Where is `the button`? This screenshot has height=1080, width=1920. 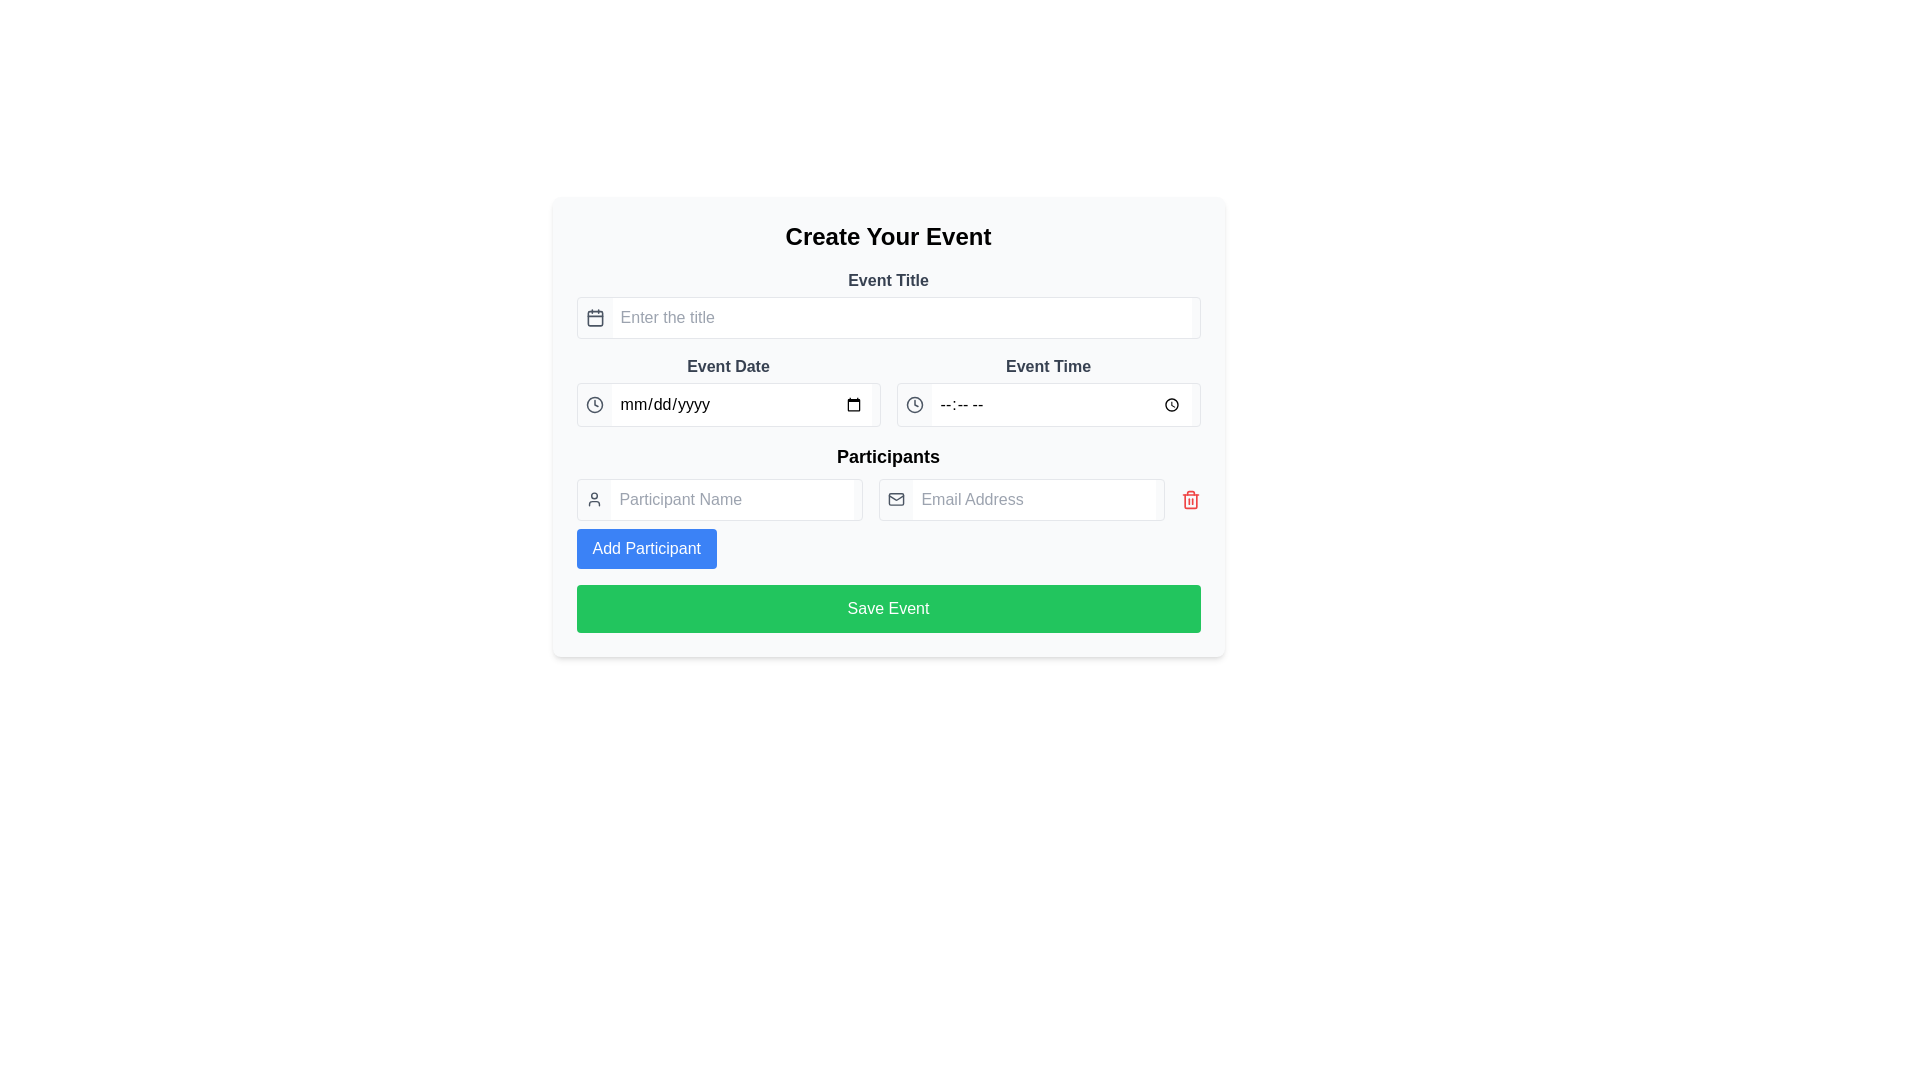 the button is located at coordinates (646, 548).